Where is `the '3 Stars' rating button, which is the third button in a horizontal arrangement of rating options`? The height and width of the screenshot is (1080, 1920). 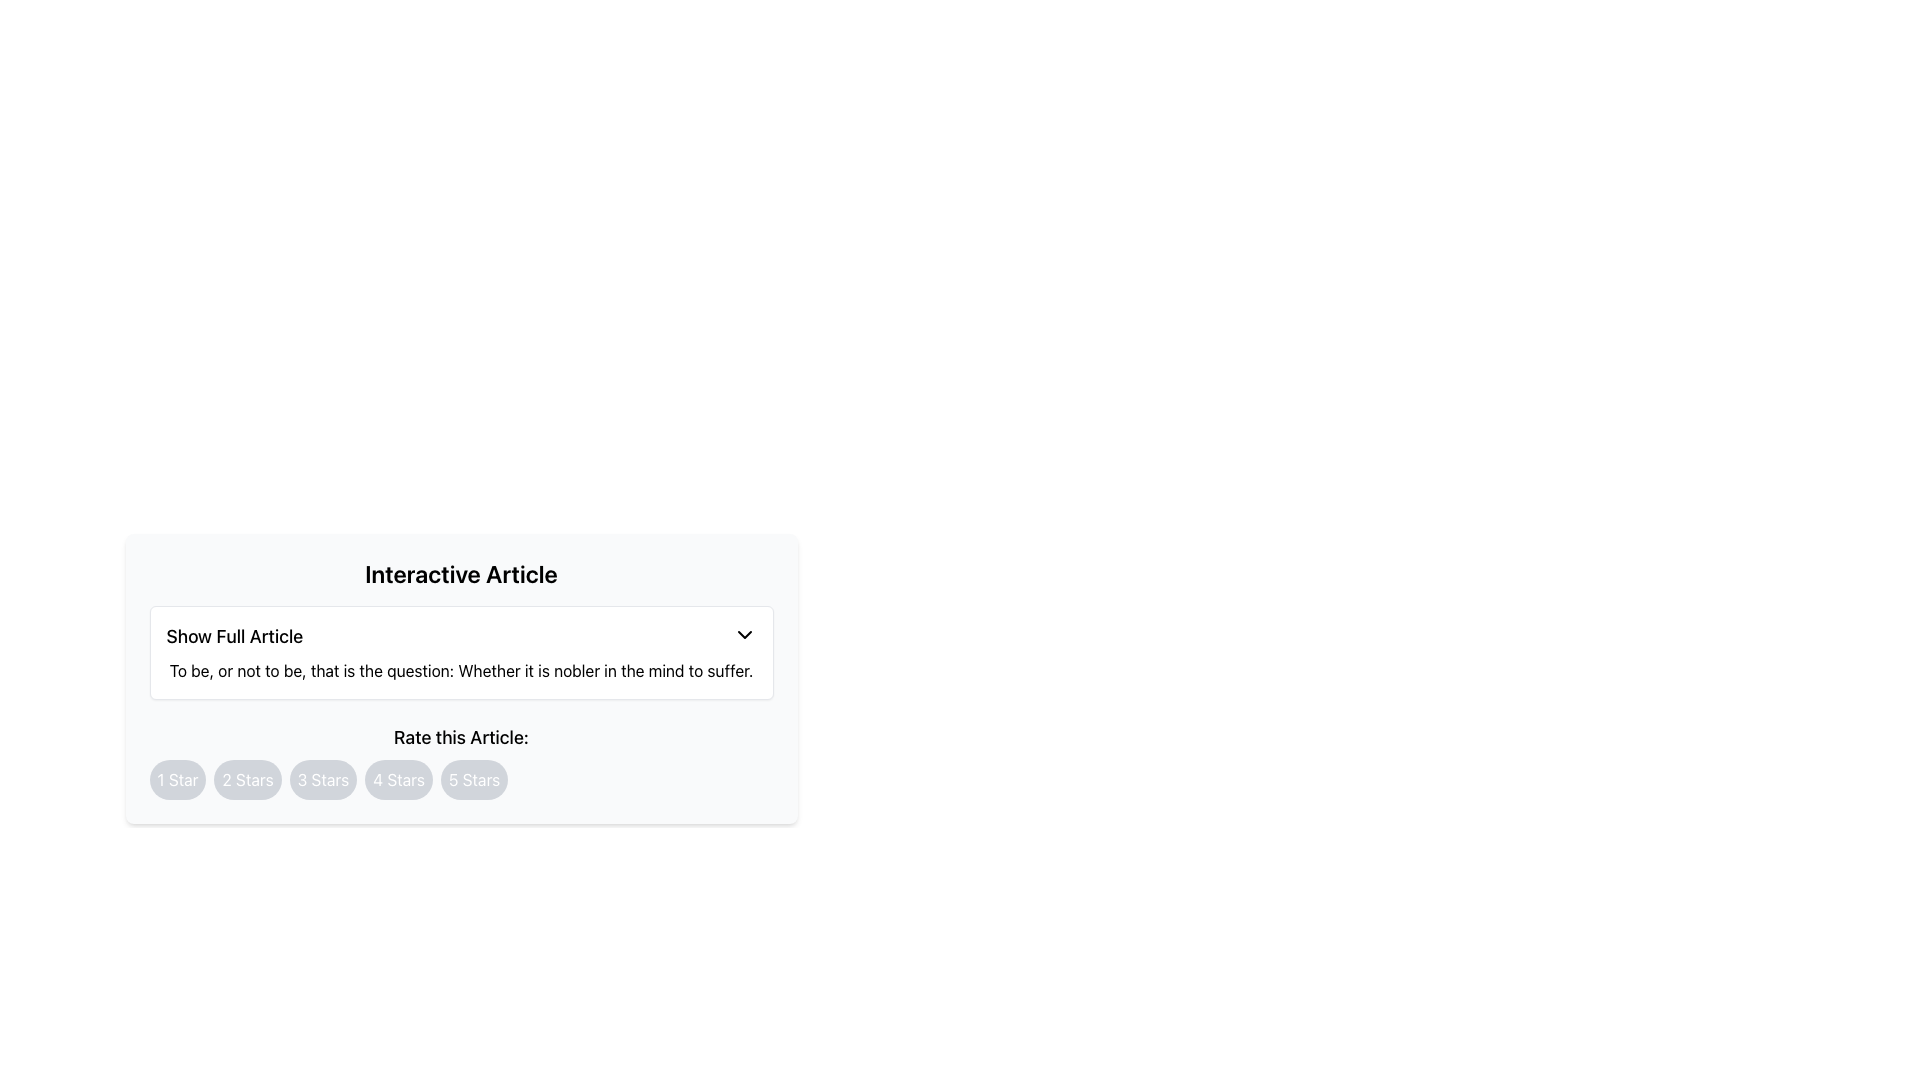
the '3 Stars' rating button, which is the third button in a horizontal arrangement of rating options is located at coordinates (323, 778).